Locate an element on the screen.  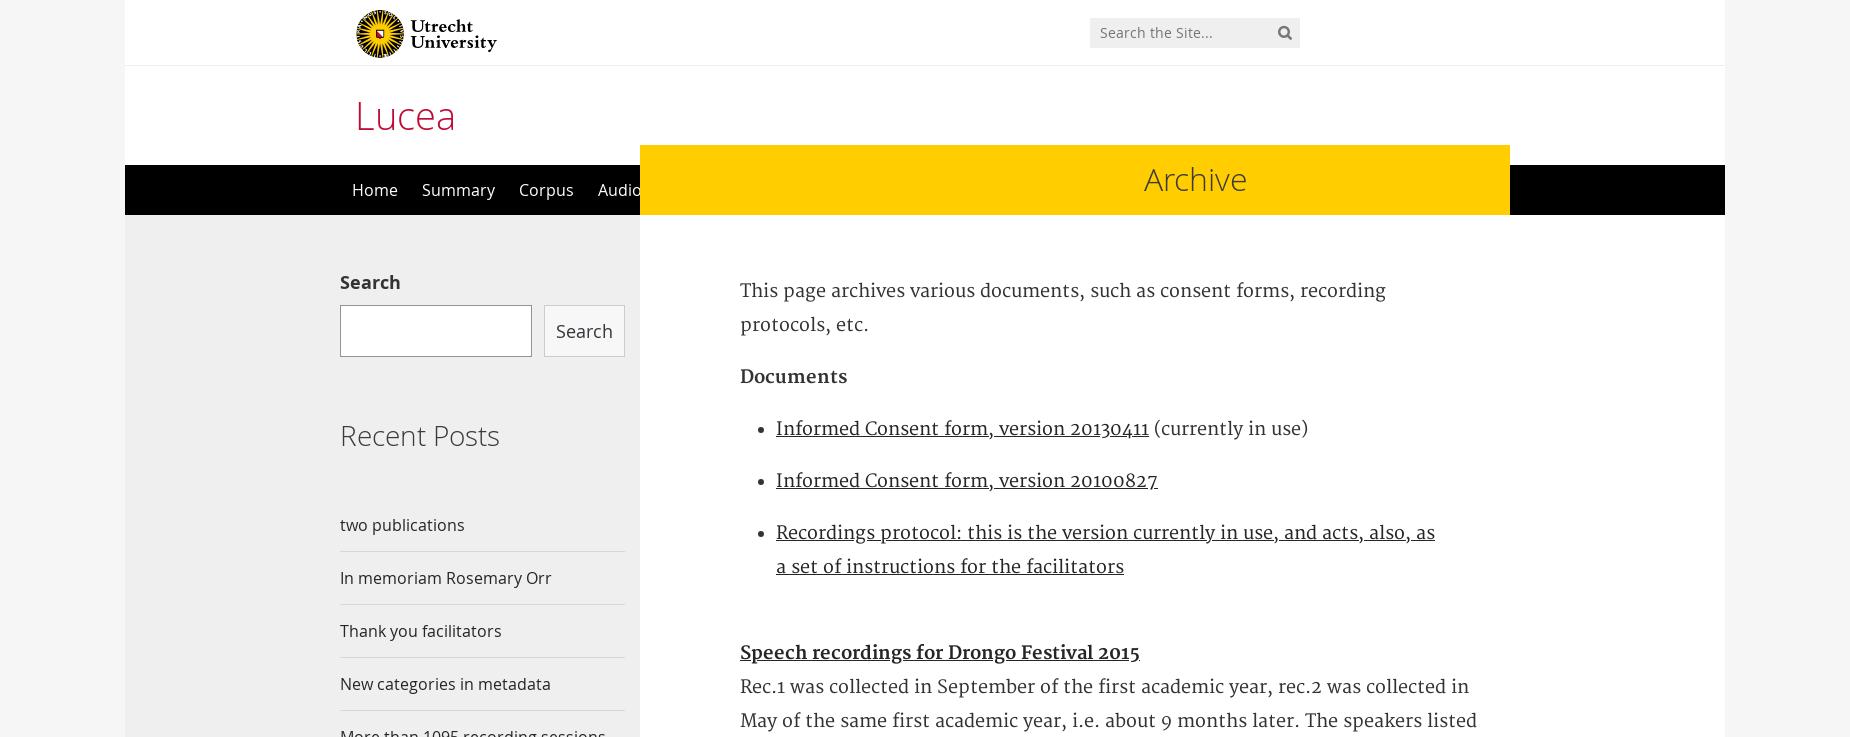
'Contact' is located at coordinates (1101, 188).